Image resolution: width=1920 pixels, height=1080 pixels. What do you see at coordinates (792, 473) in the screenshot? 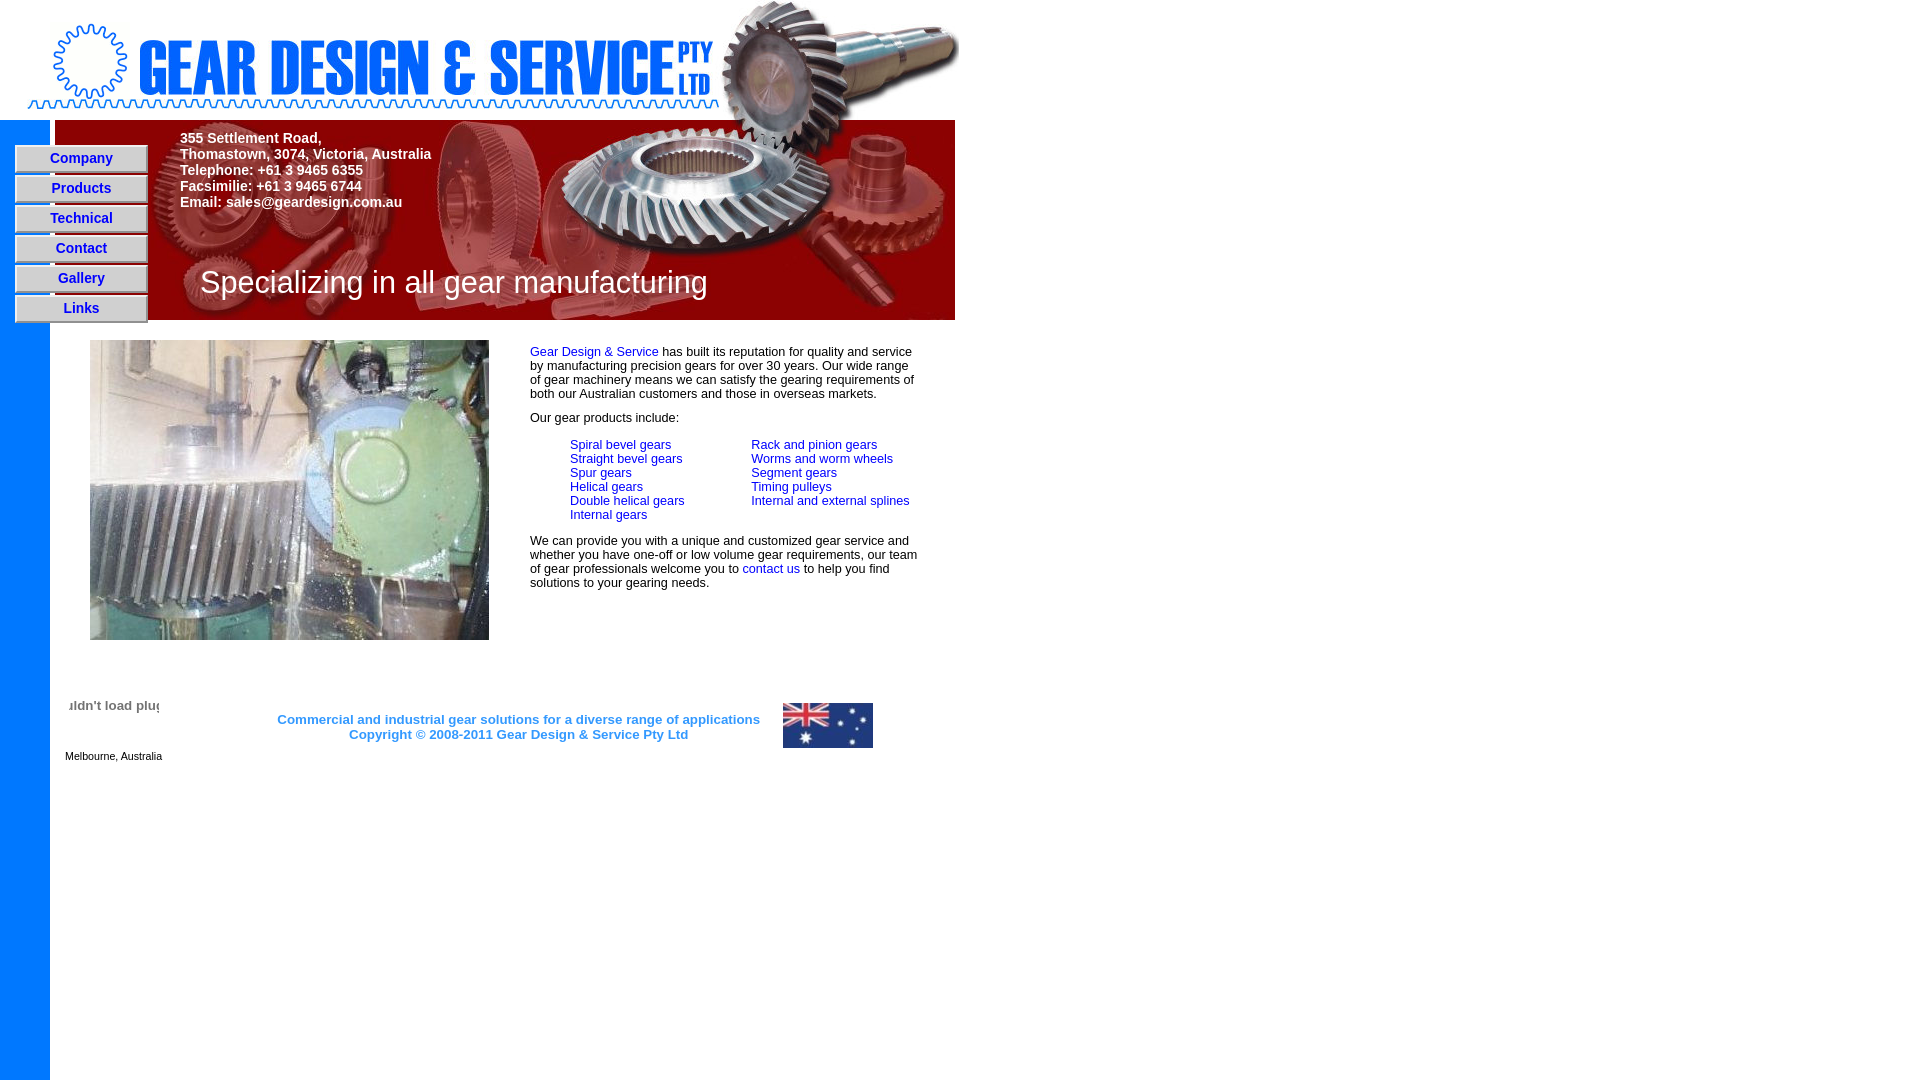
I see `'Segment gears'` at bounding box center [792, 473].